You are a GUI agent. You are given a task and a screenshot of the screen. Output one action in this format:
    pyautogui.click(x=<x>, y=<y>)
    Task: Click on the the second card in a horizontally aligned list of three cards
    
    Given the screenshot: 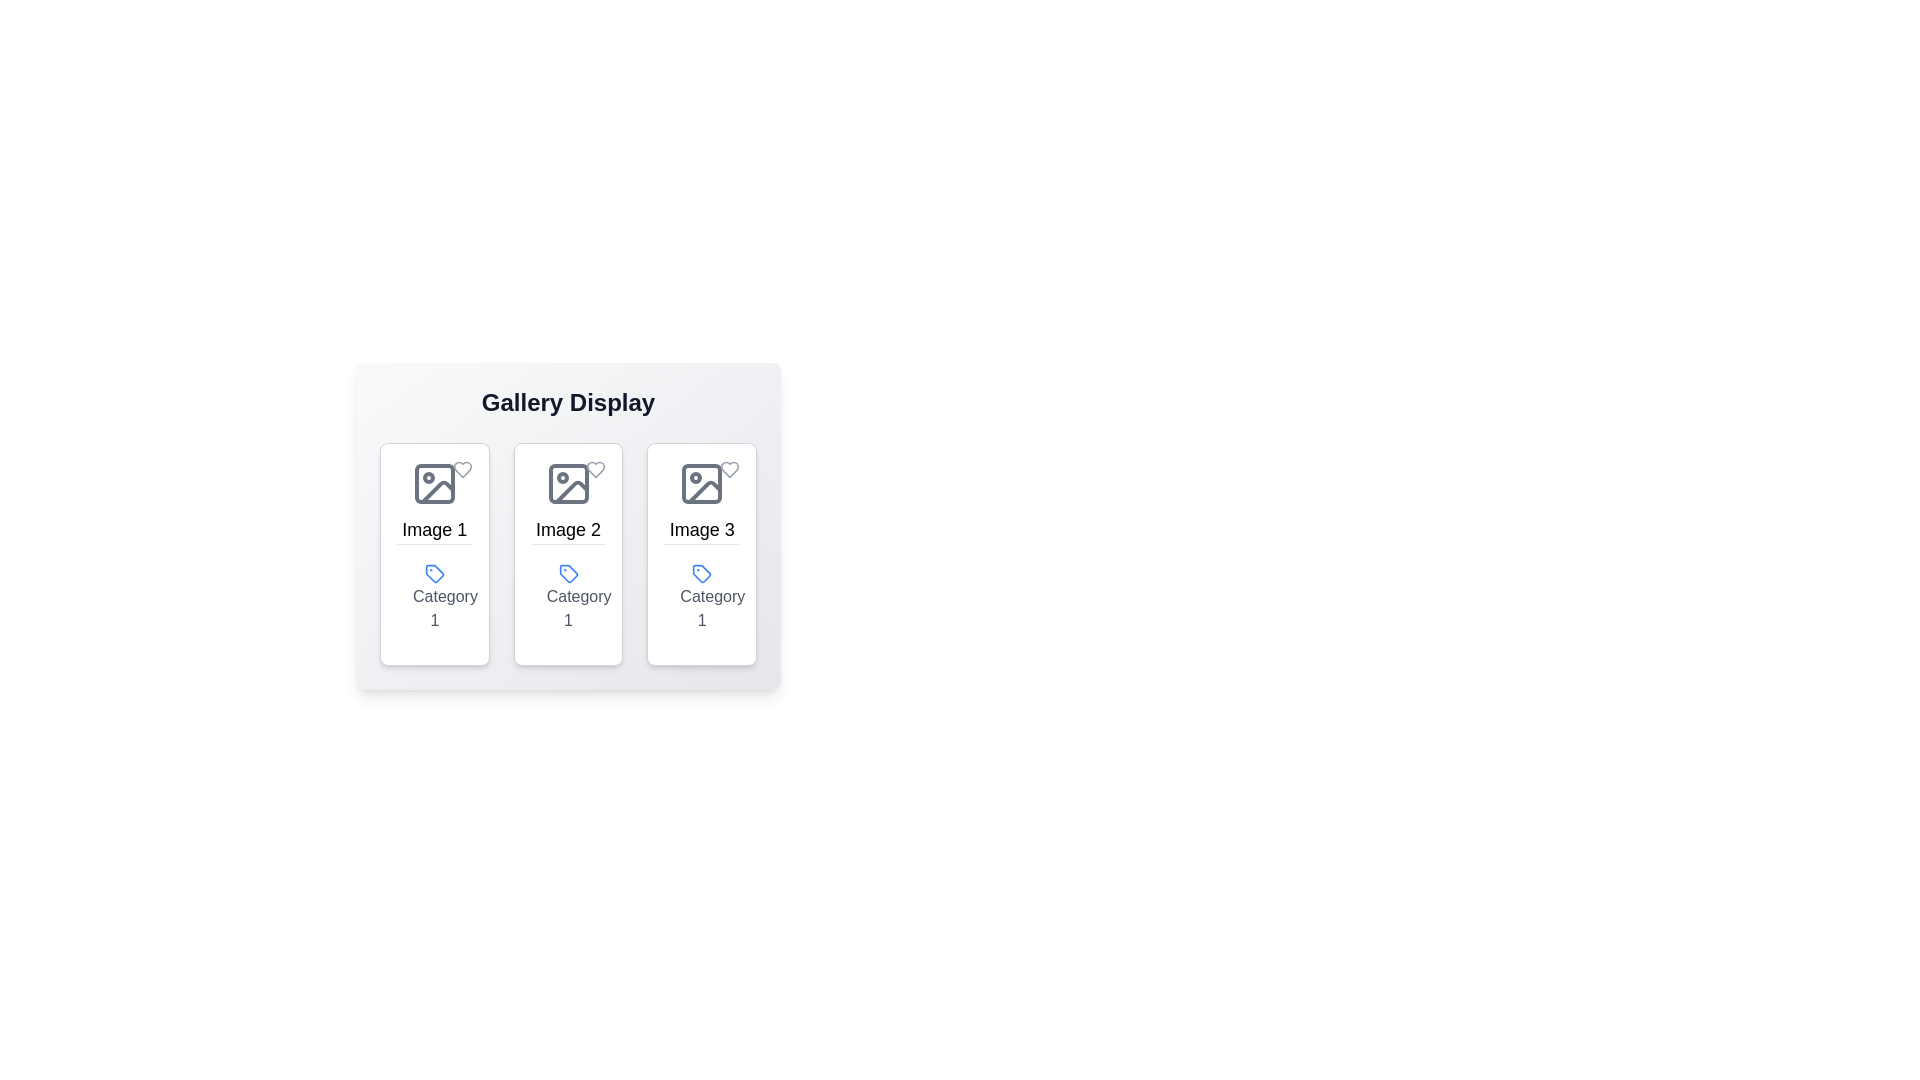 What is the action you would take?
    pyautogui.click(x=567, y=554)
    